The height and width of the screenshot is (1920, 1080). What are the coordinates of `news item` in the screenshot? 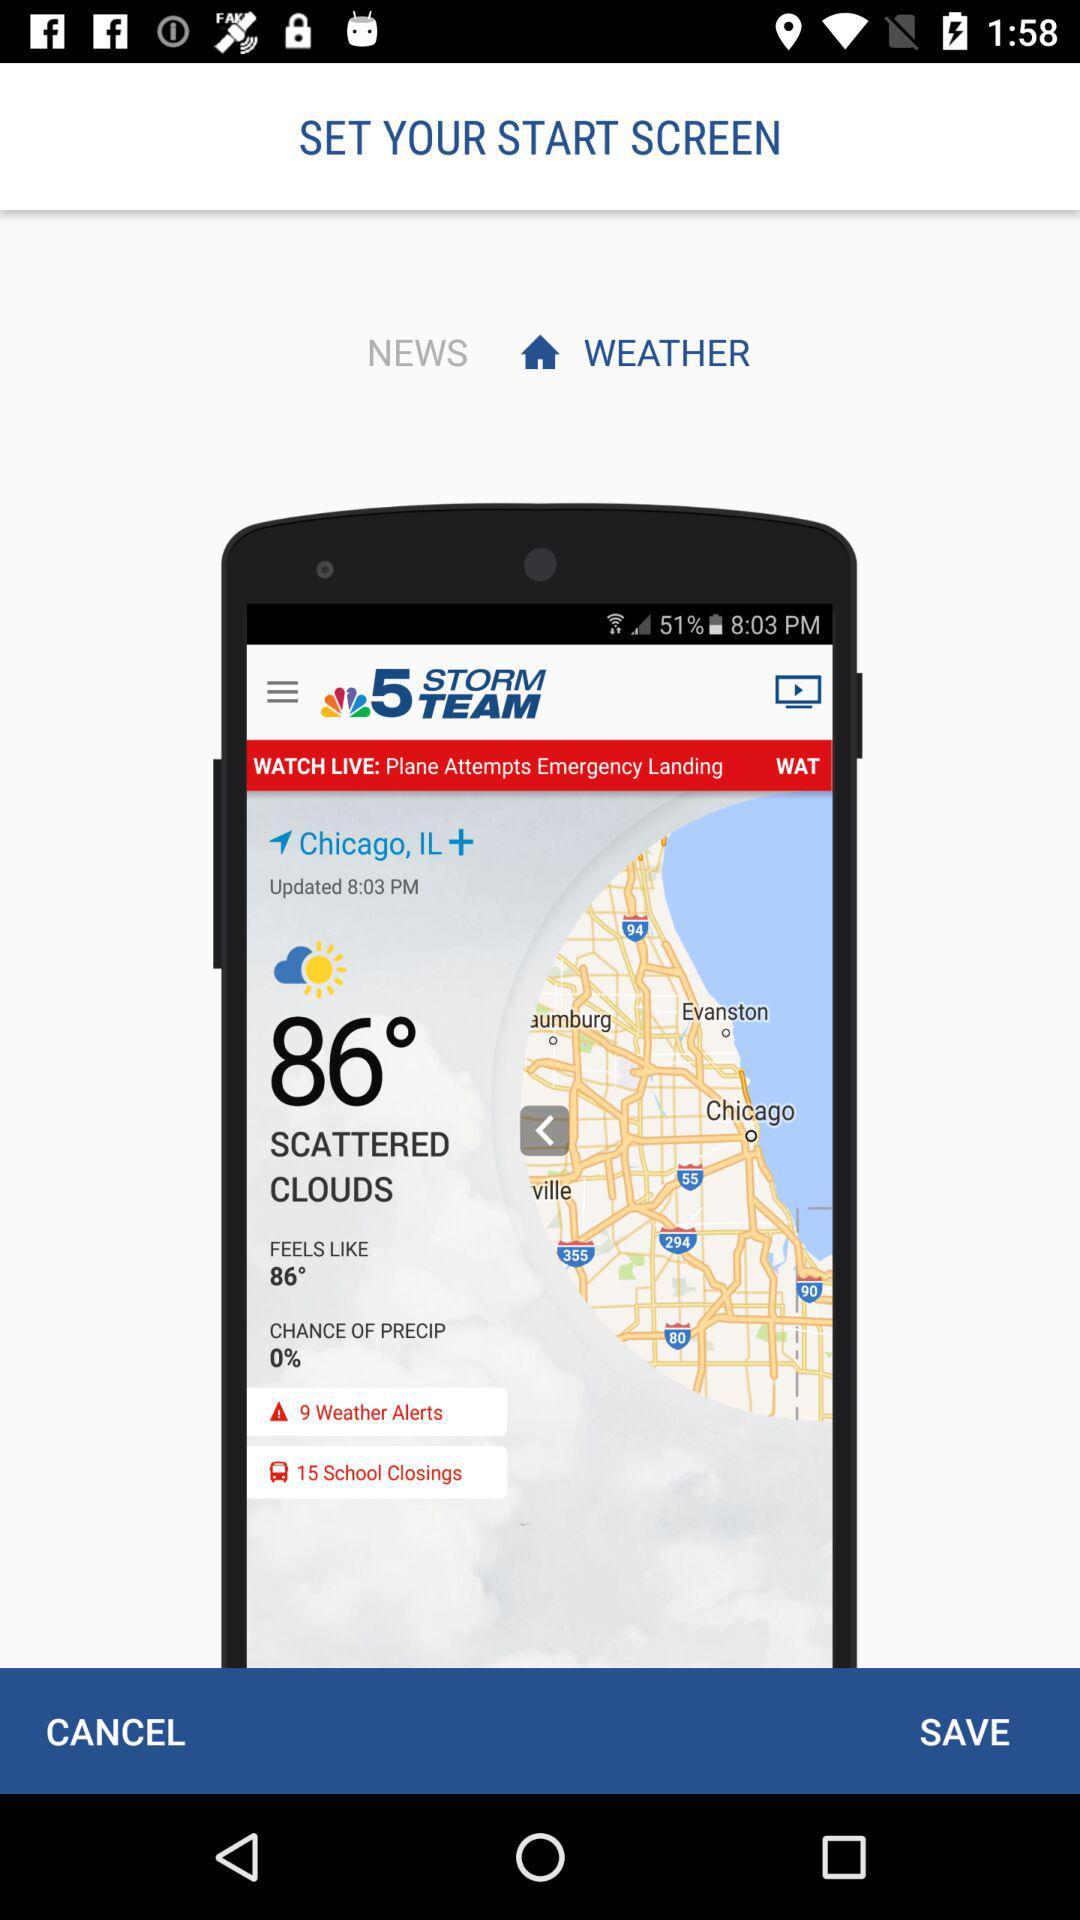 It's located at (411, 351).